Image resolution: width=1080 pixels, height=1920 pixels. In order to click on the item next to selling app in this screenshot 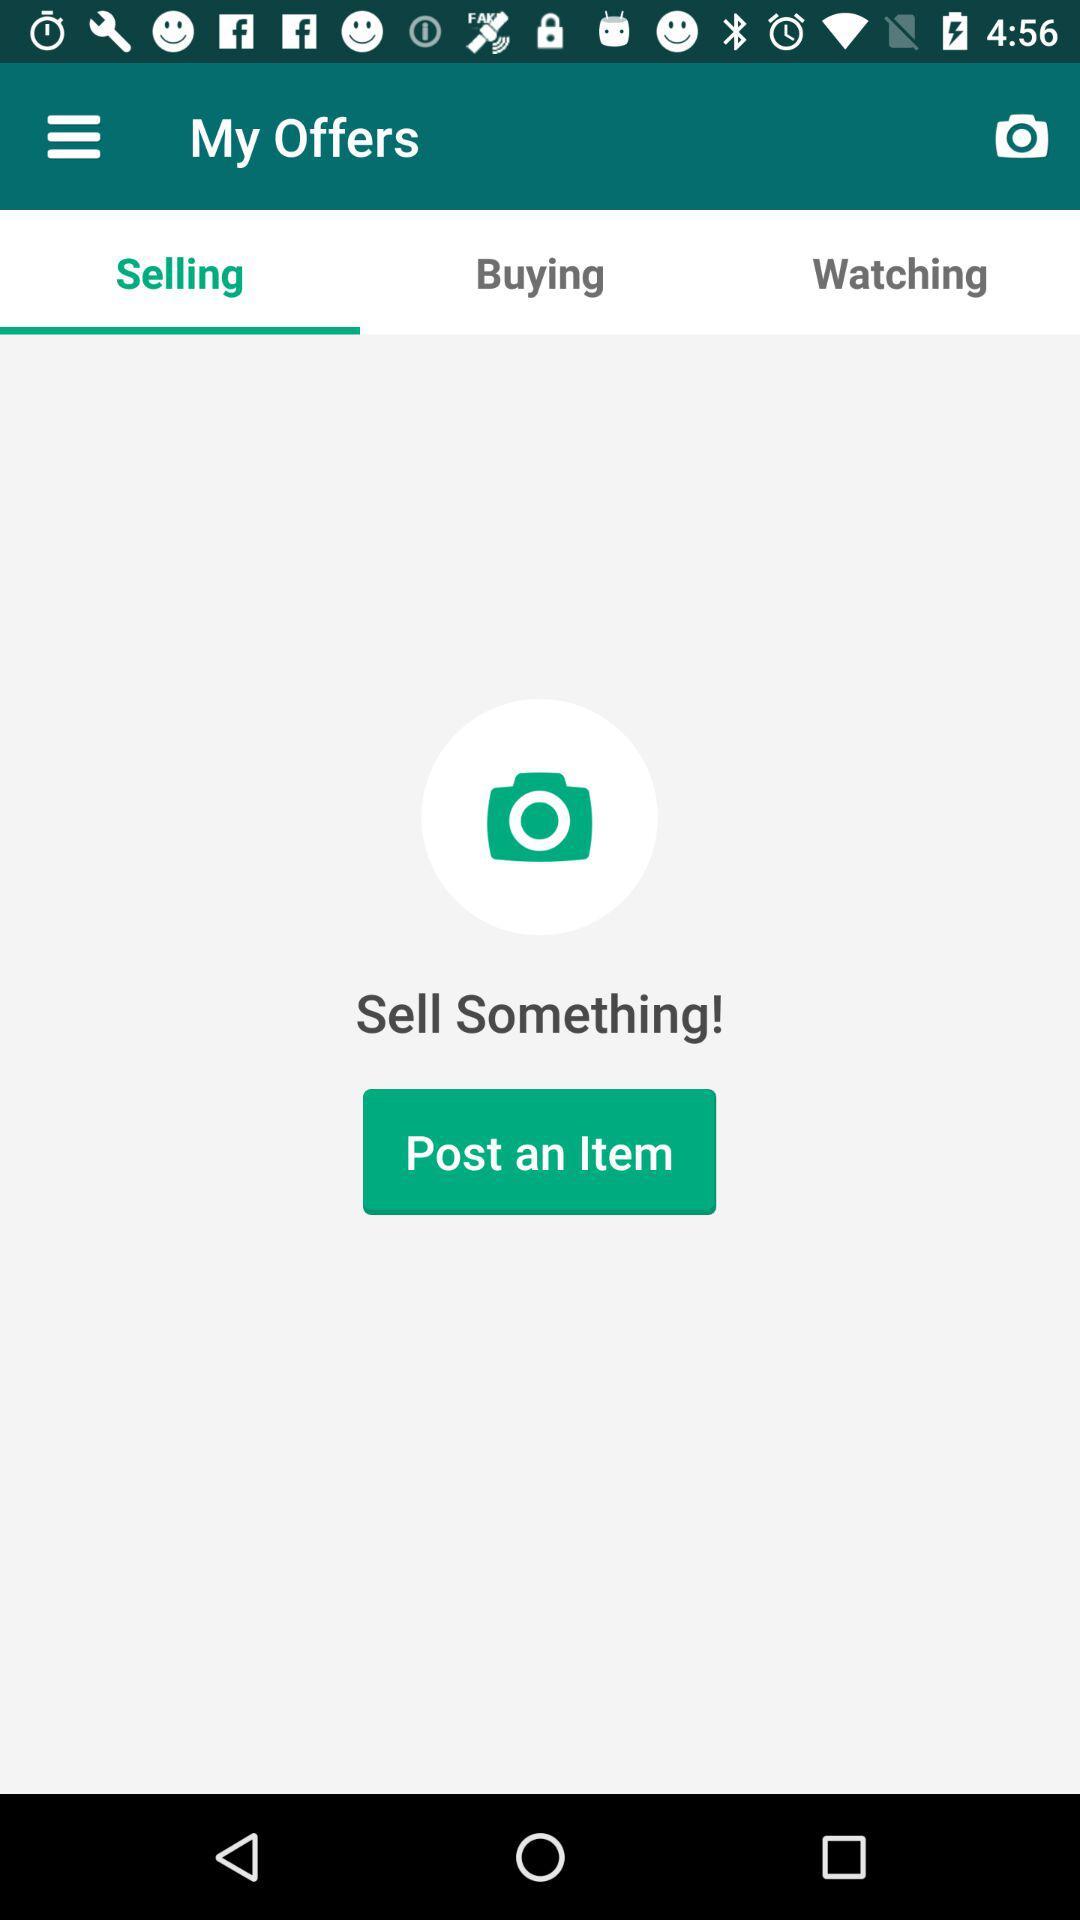, I will do `click(540, 271)`.